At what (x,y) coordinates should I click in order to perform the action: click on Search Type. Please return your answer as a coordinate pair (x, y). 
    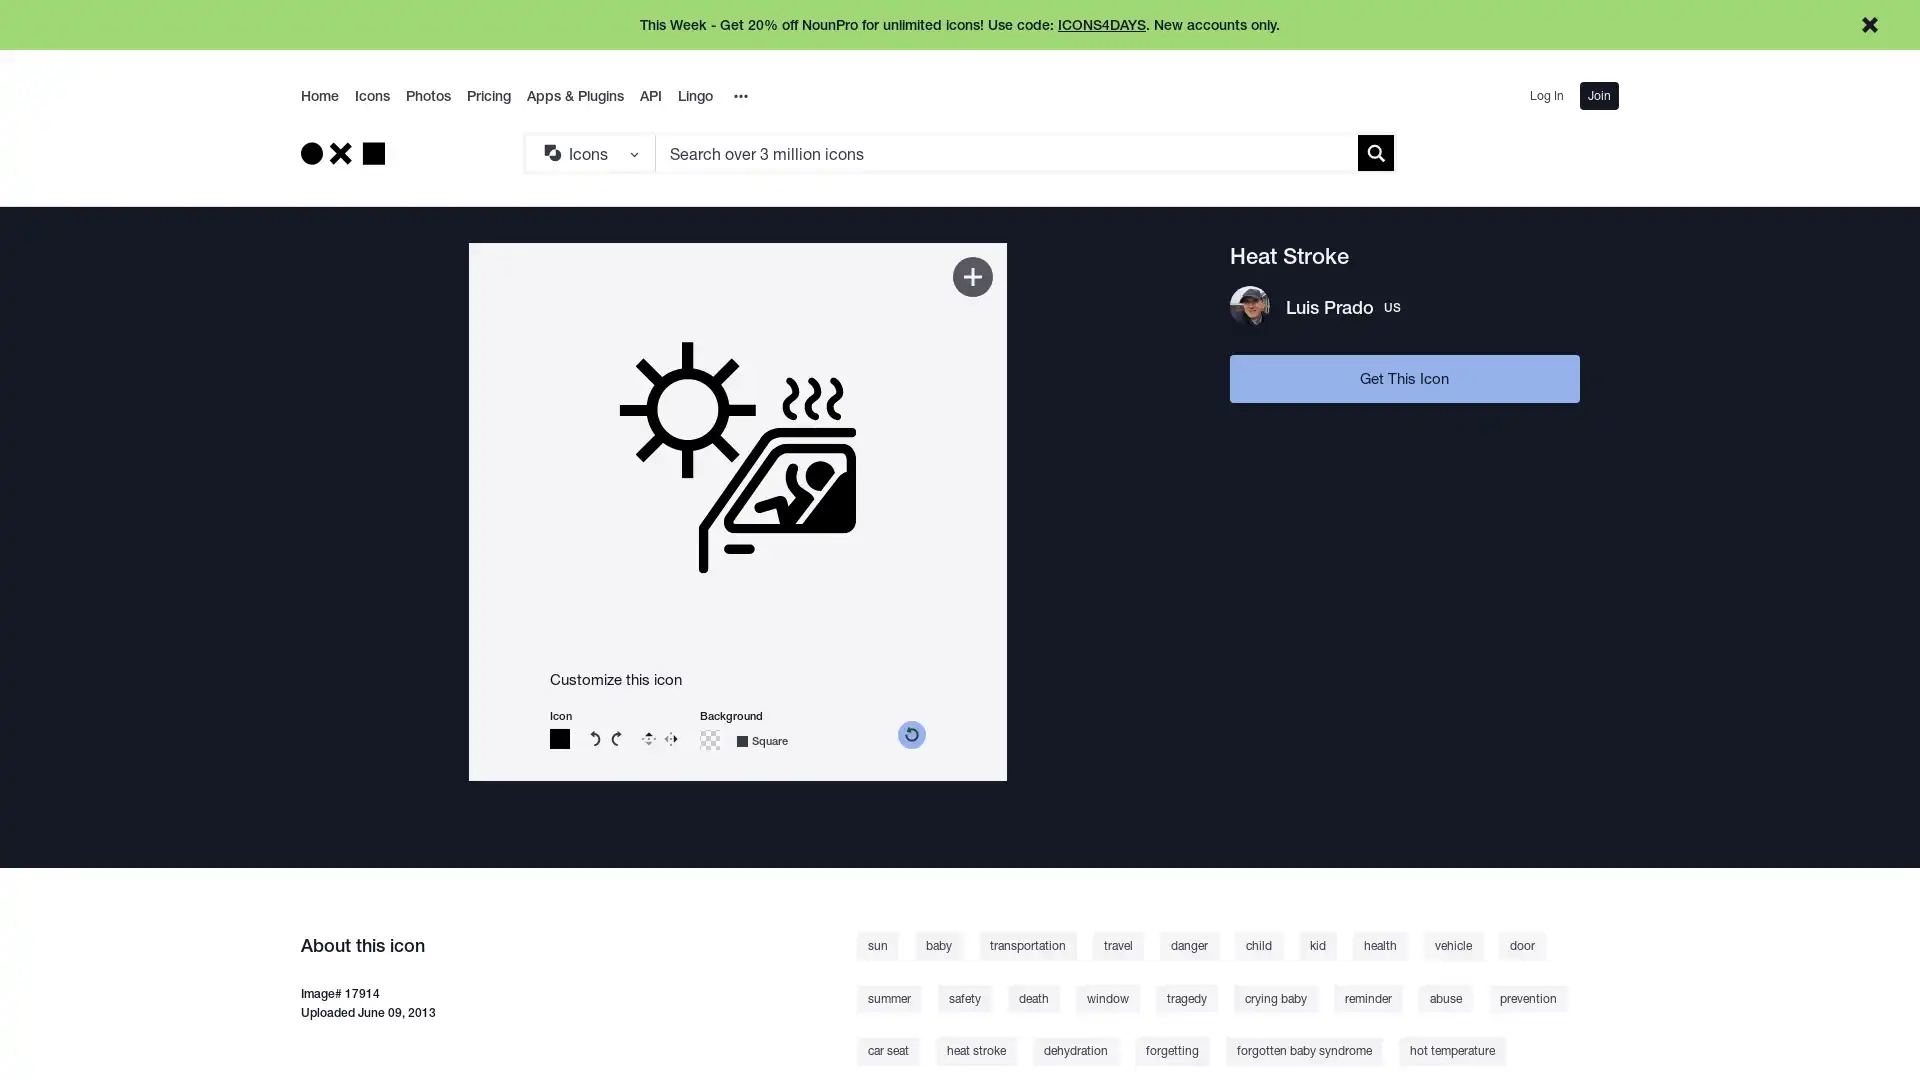
    Looking at the image, I should click on (589, 152).